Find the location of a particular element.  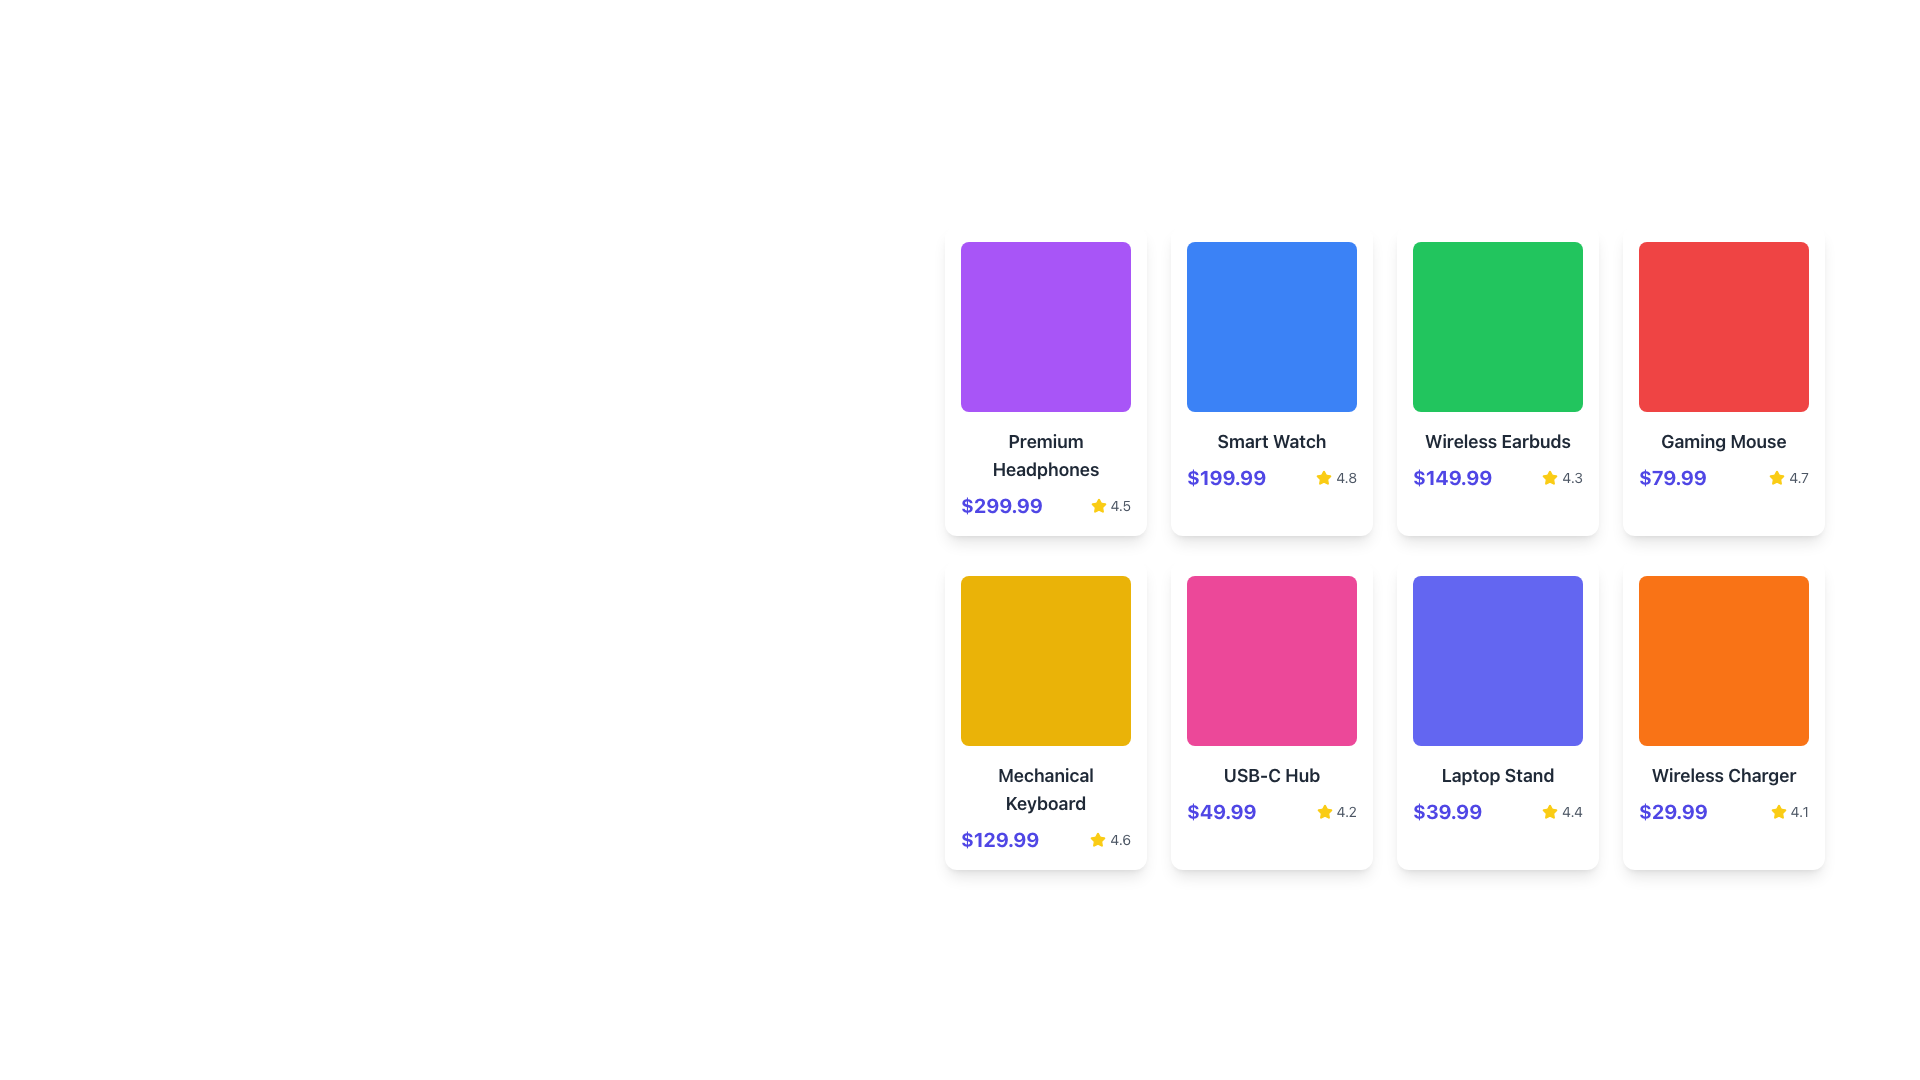

the text label displaying the rating score for the 'Wireless Charger' product, which is located below the price text and adjacent to a yellow star icon is located at coordinates (1799, 812).